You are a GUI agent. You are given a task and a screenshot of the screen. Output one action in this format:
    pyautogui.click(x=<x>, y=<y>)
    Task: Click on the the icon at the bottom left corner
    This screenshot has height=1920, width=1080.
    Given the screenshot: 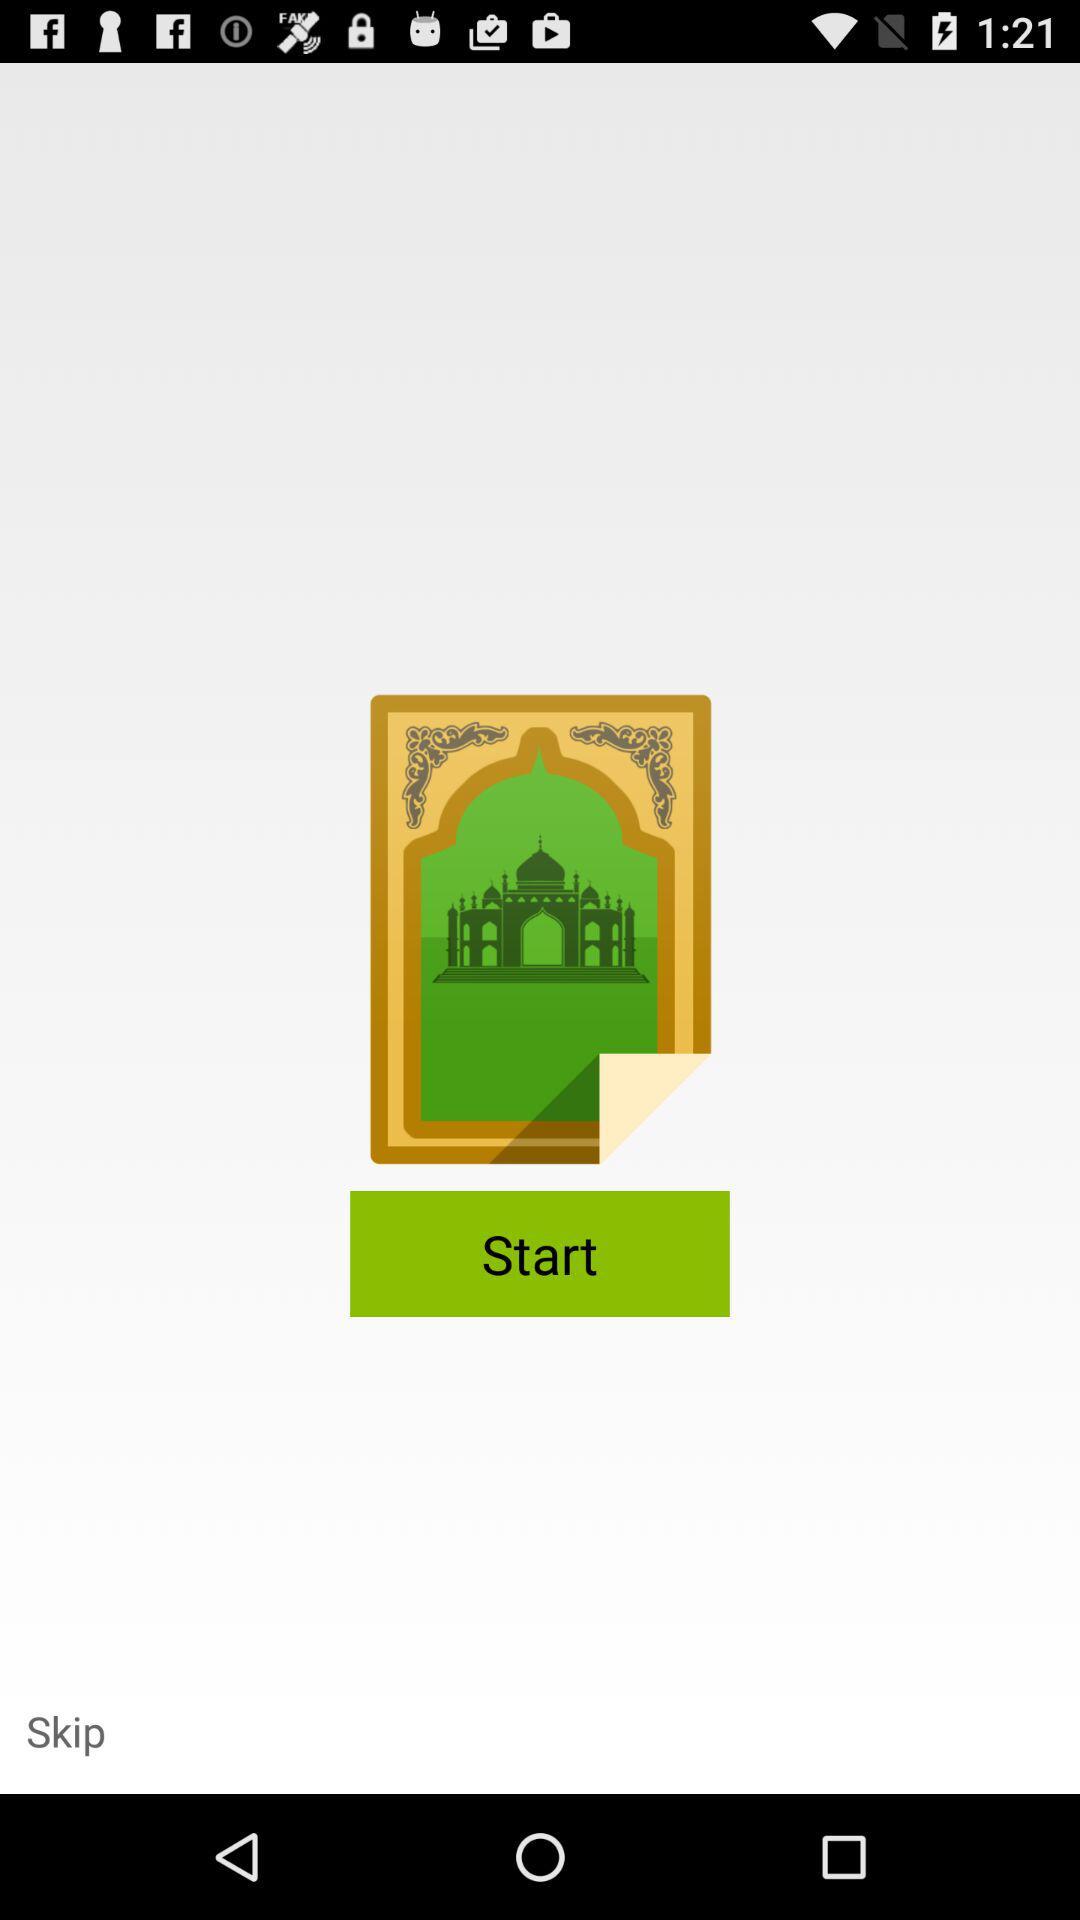 What is the action you would take?
    pyautogui.click(x=64, y=1730)
    